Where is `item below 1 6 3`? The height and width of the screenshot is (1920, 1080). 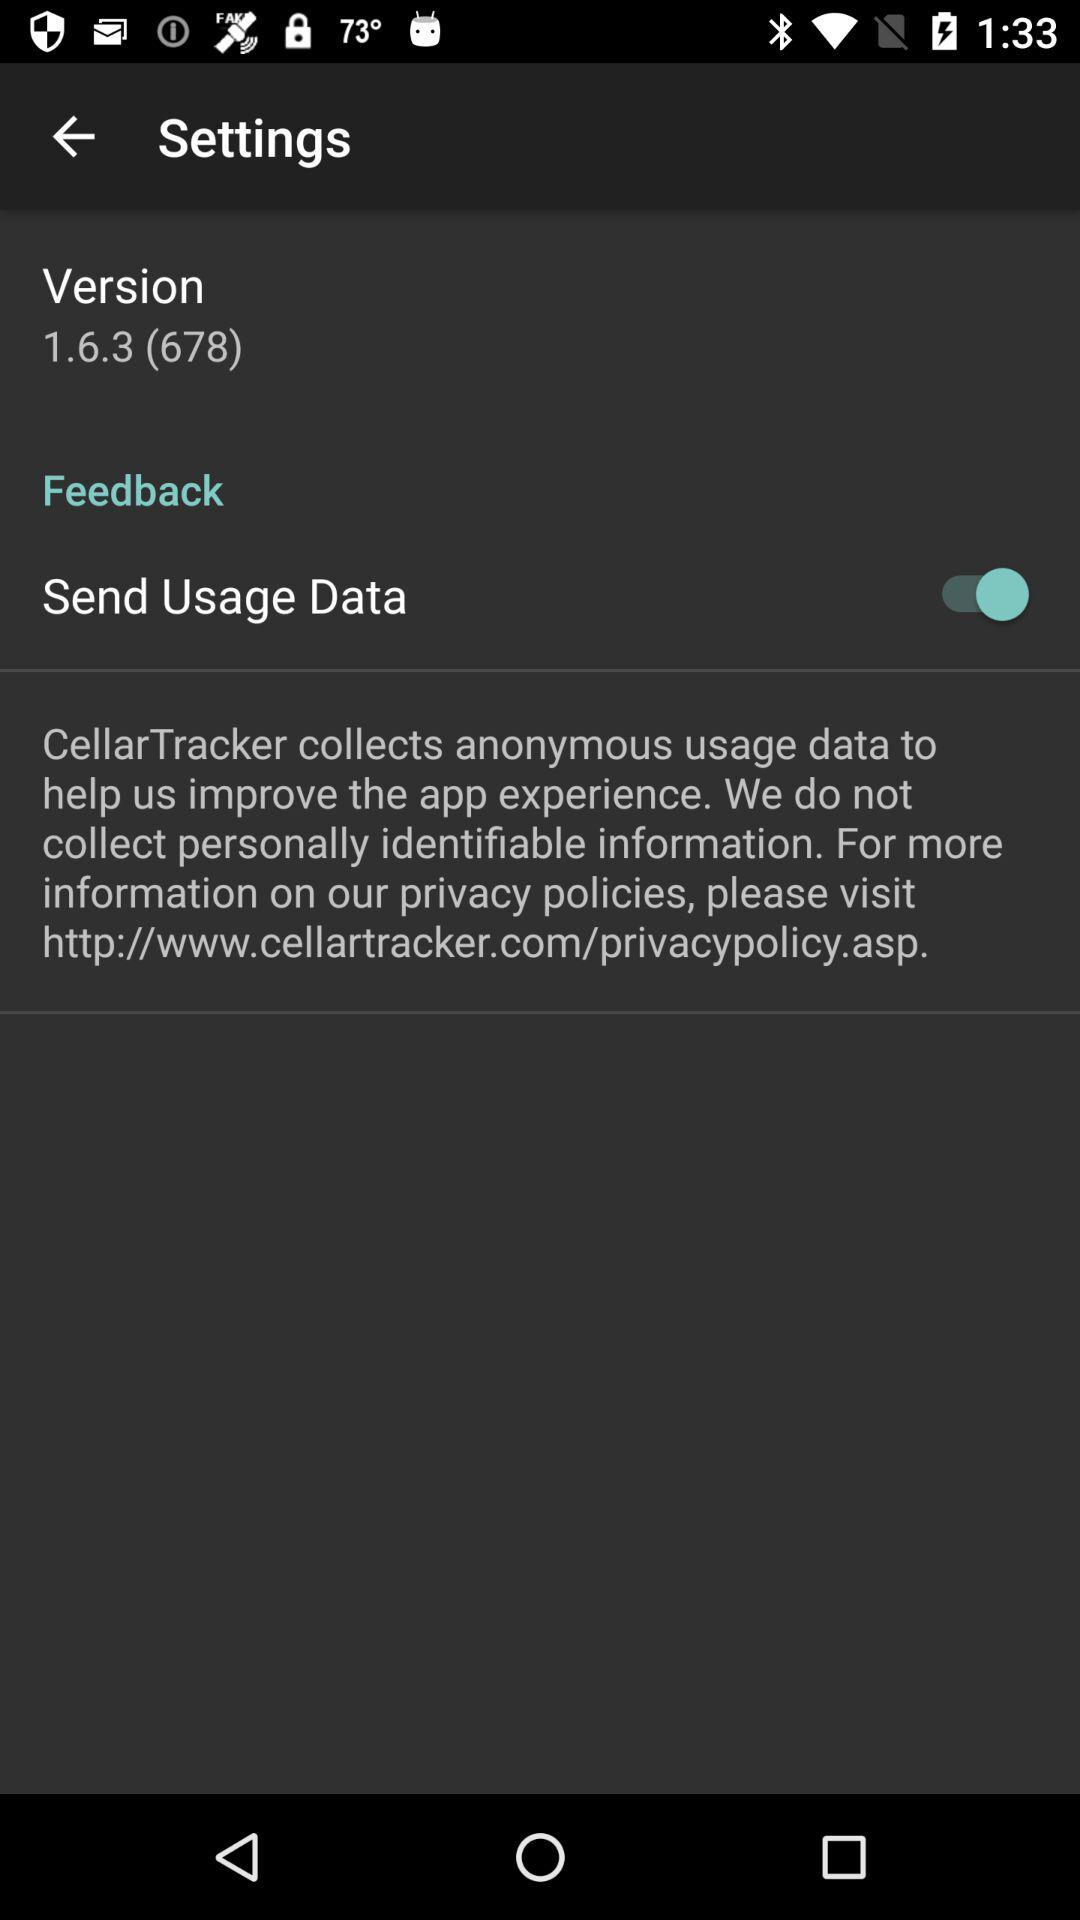 item below 1 6 3 is located at coordinates (540, 466).